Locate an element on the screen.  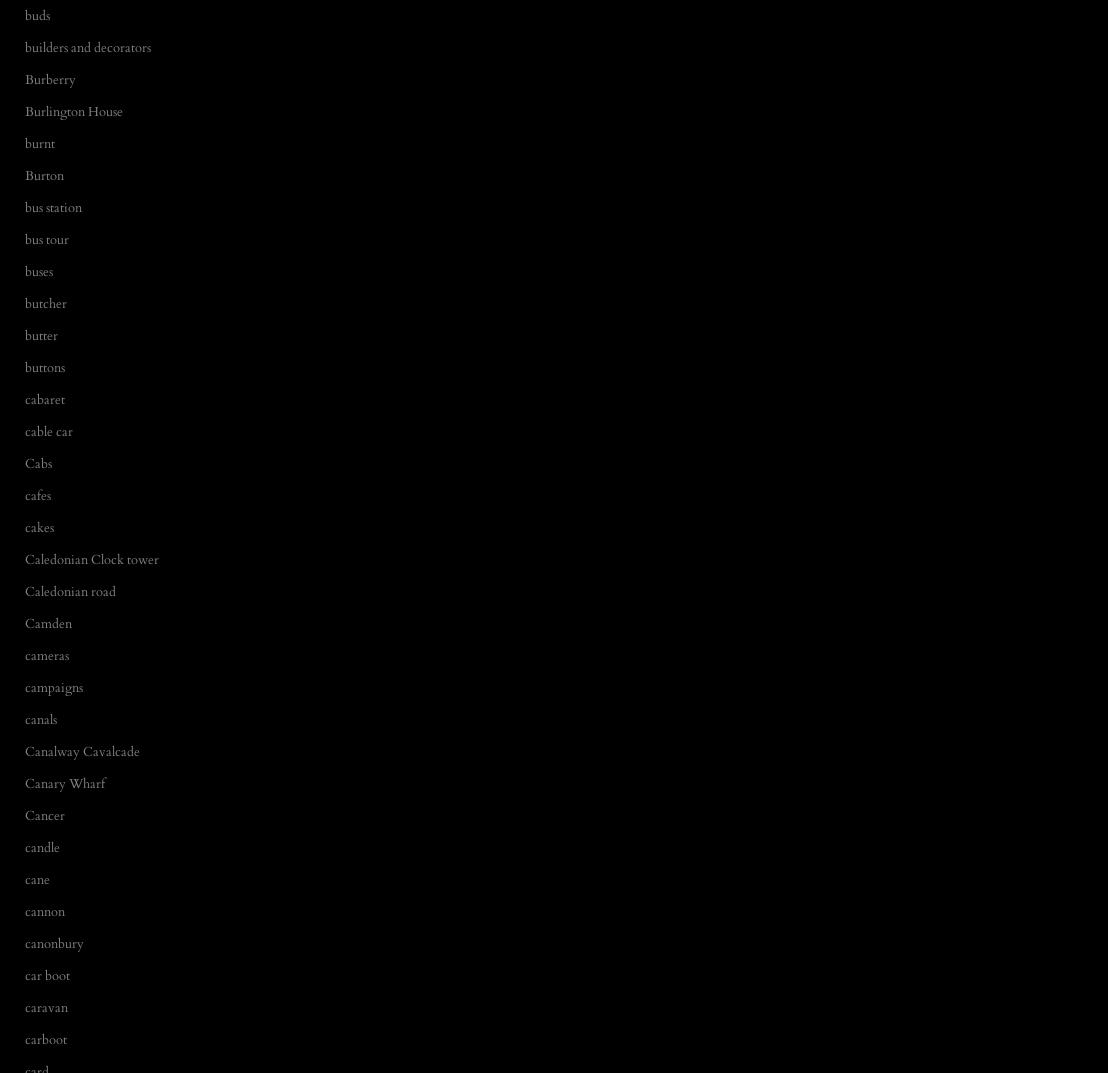
'carboot' is located at coordinates (45, 1038).